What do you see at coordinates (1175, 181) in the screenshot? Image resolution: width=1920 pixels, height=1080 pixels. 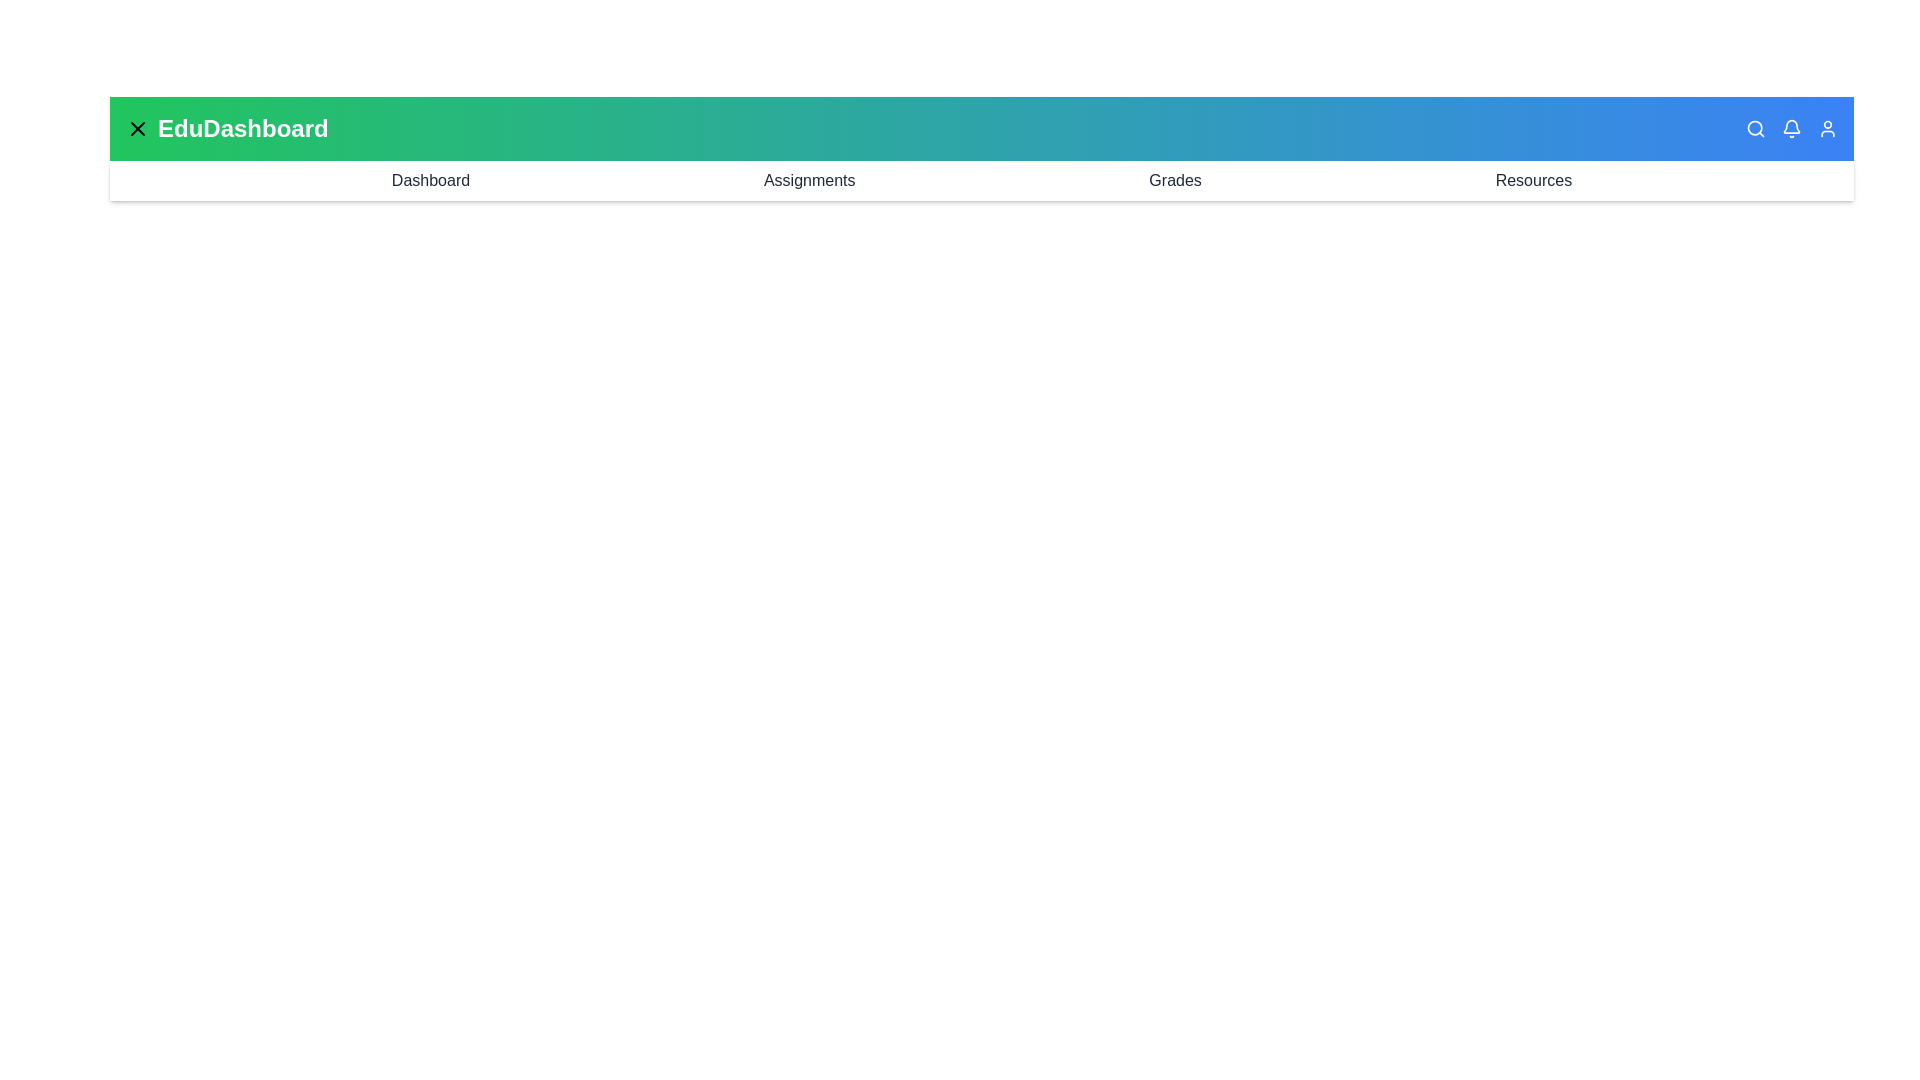 I see `the navigation link Grades to access its section` at bounding box center [1175, 181].